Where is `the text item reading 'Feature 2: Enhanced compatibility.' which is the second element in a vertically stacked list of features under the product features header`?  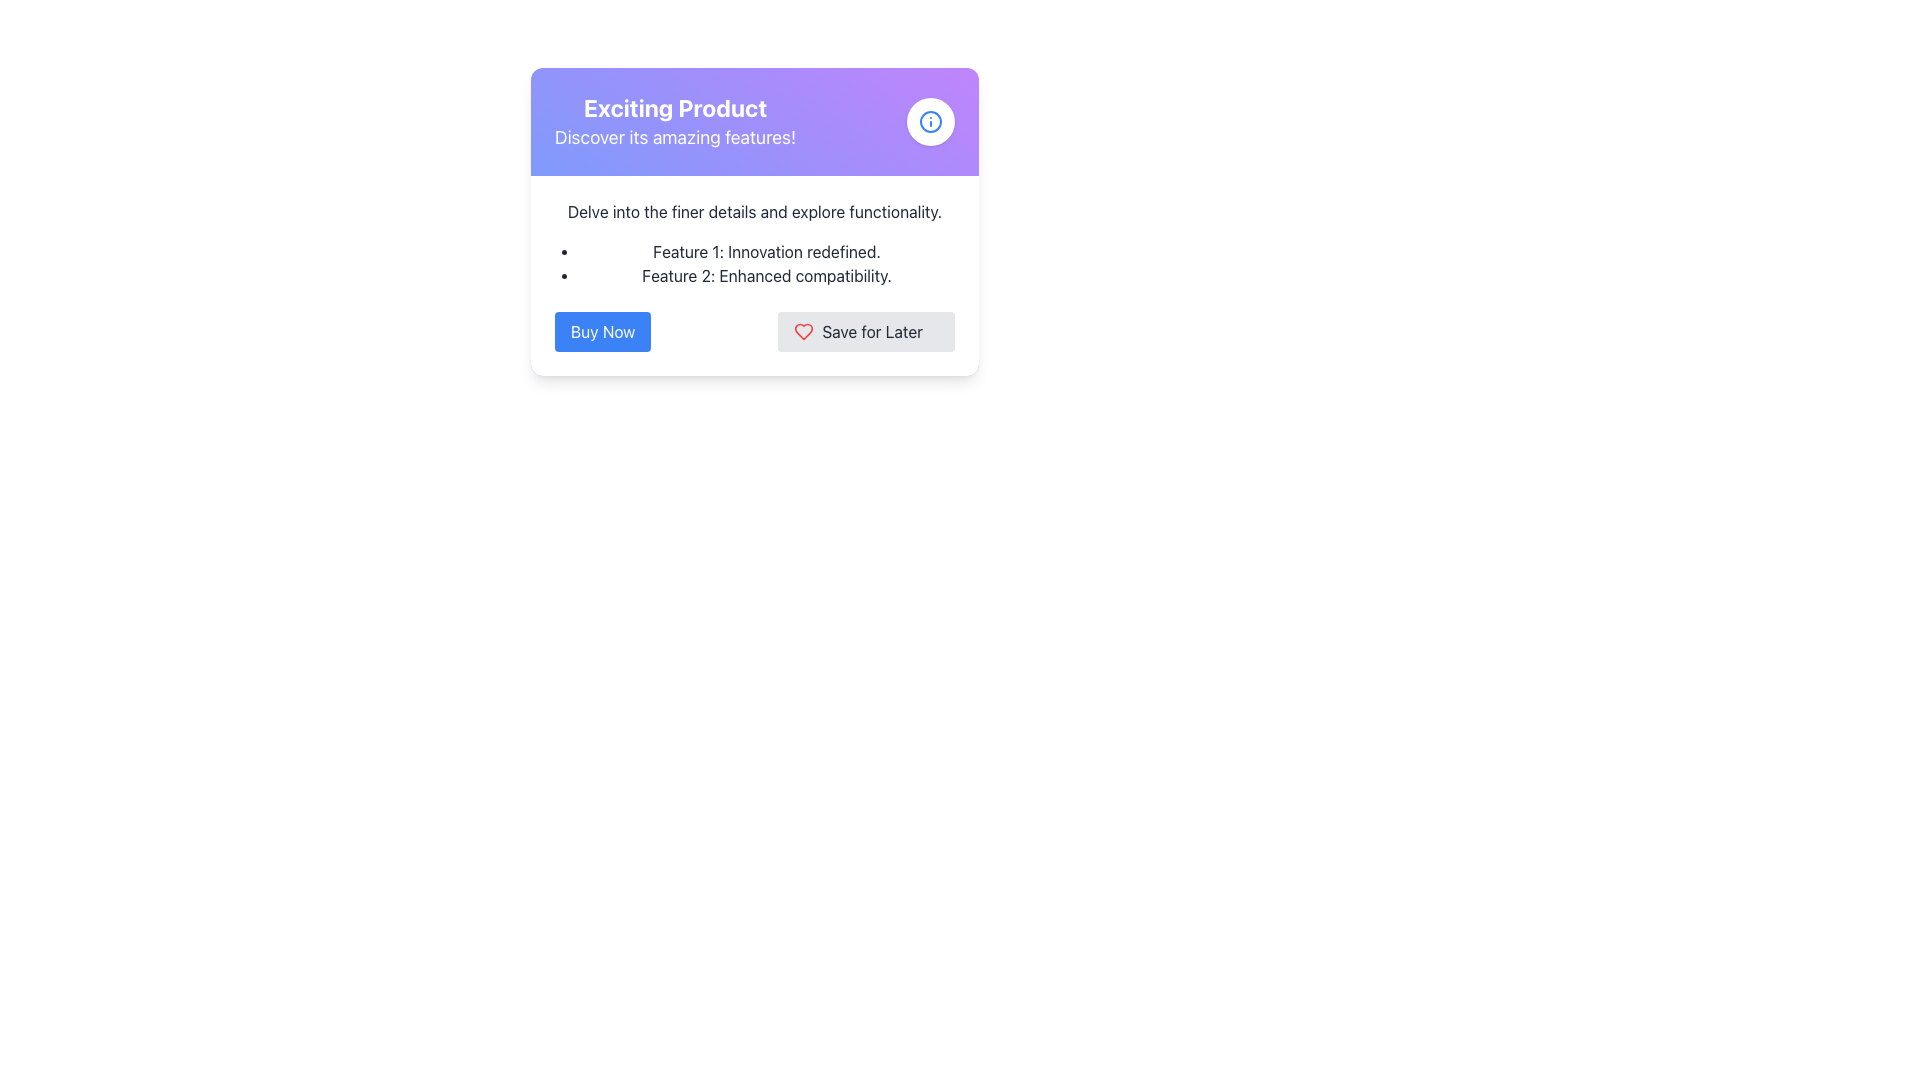
the text item reading 'Feature 2: Enhanced compatibility.' which is the second element in a vertically stacked list of features under the product features header is located at coordinates (766, 276).